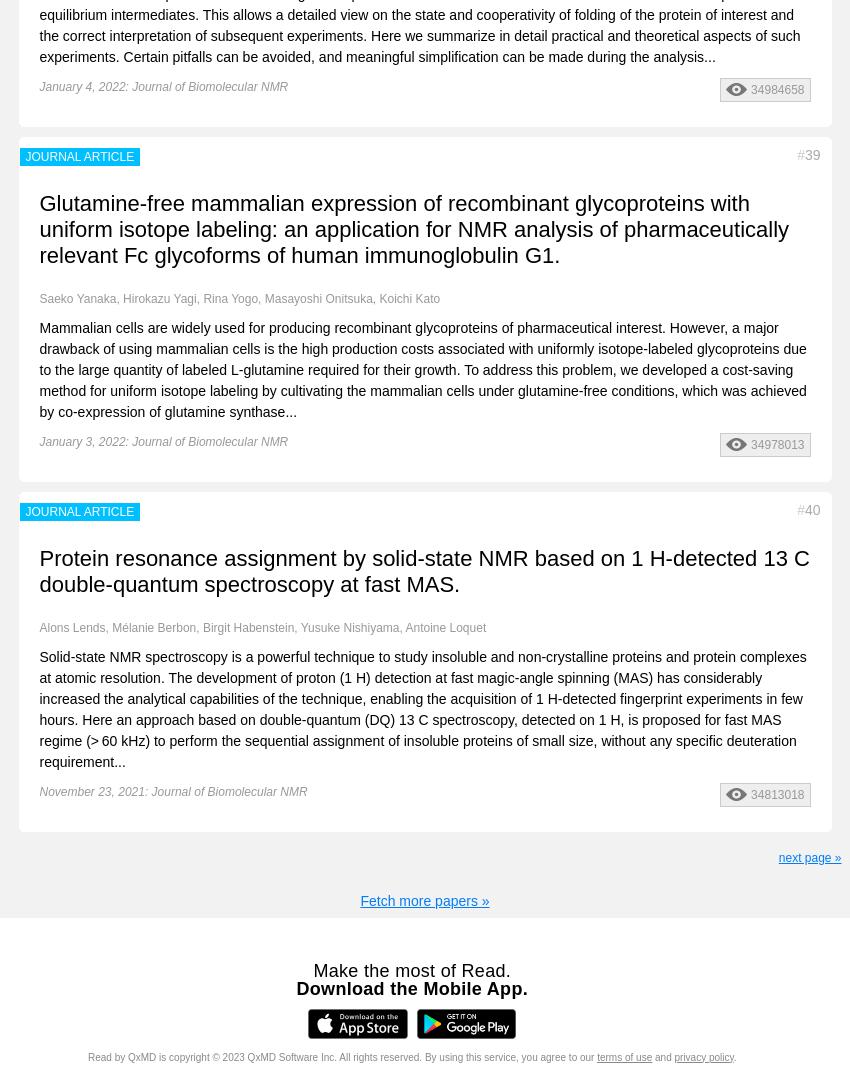  Describe the element at coordinates (423, 570) in the screenshot. I see `'Protein resonance assignment by solid-state NMR based on 1 H-detected 13 C double-quantum spectroscopy at fast MAS.'` at that location.